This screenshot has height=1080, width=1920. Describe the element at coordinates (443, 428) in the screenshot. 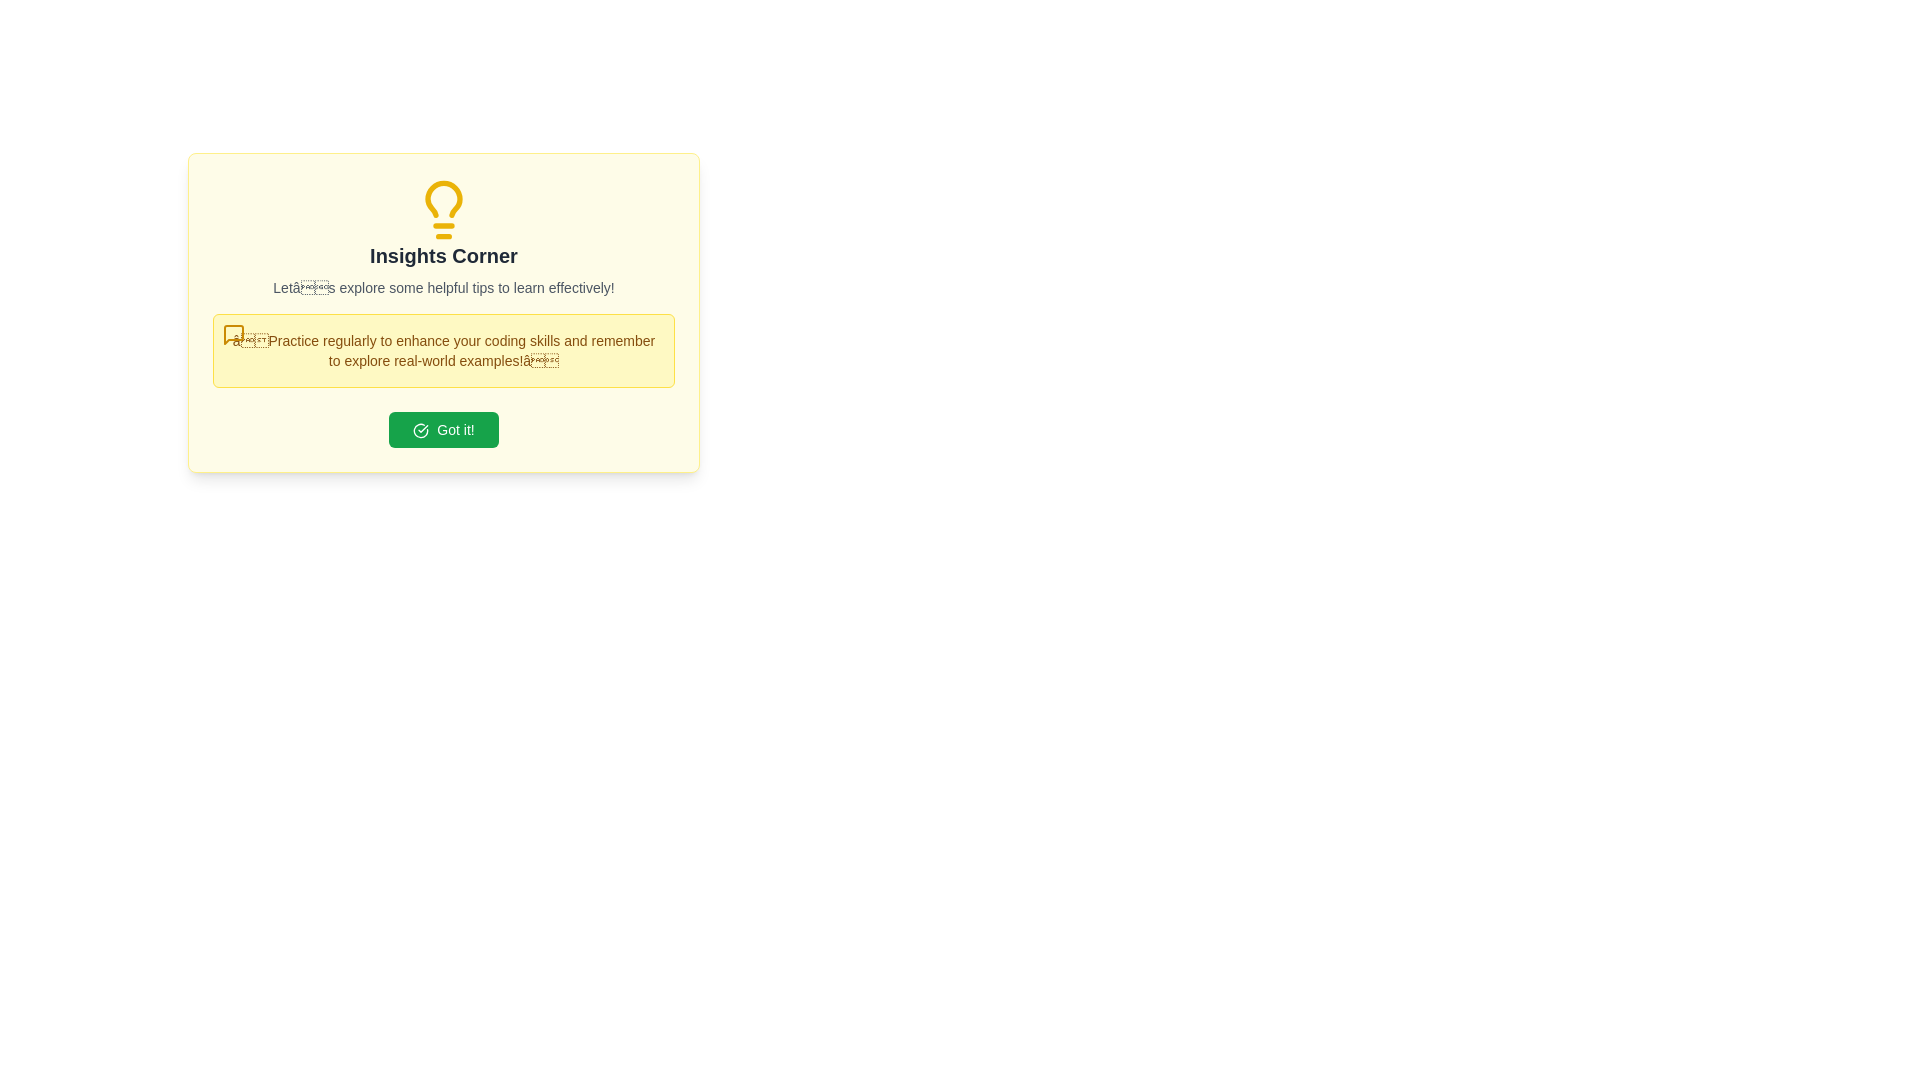

I see `the button located at the bottom of the 'Insights Corner' section to acknowledge the message or proceed to the next step` at that location.